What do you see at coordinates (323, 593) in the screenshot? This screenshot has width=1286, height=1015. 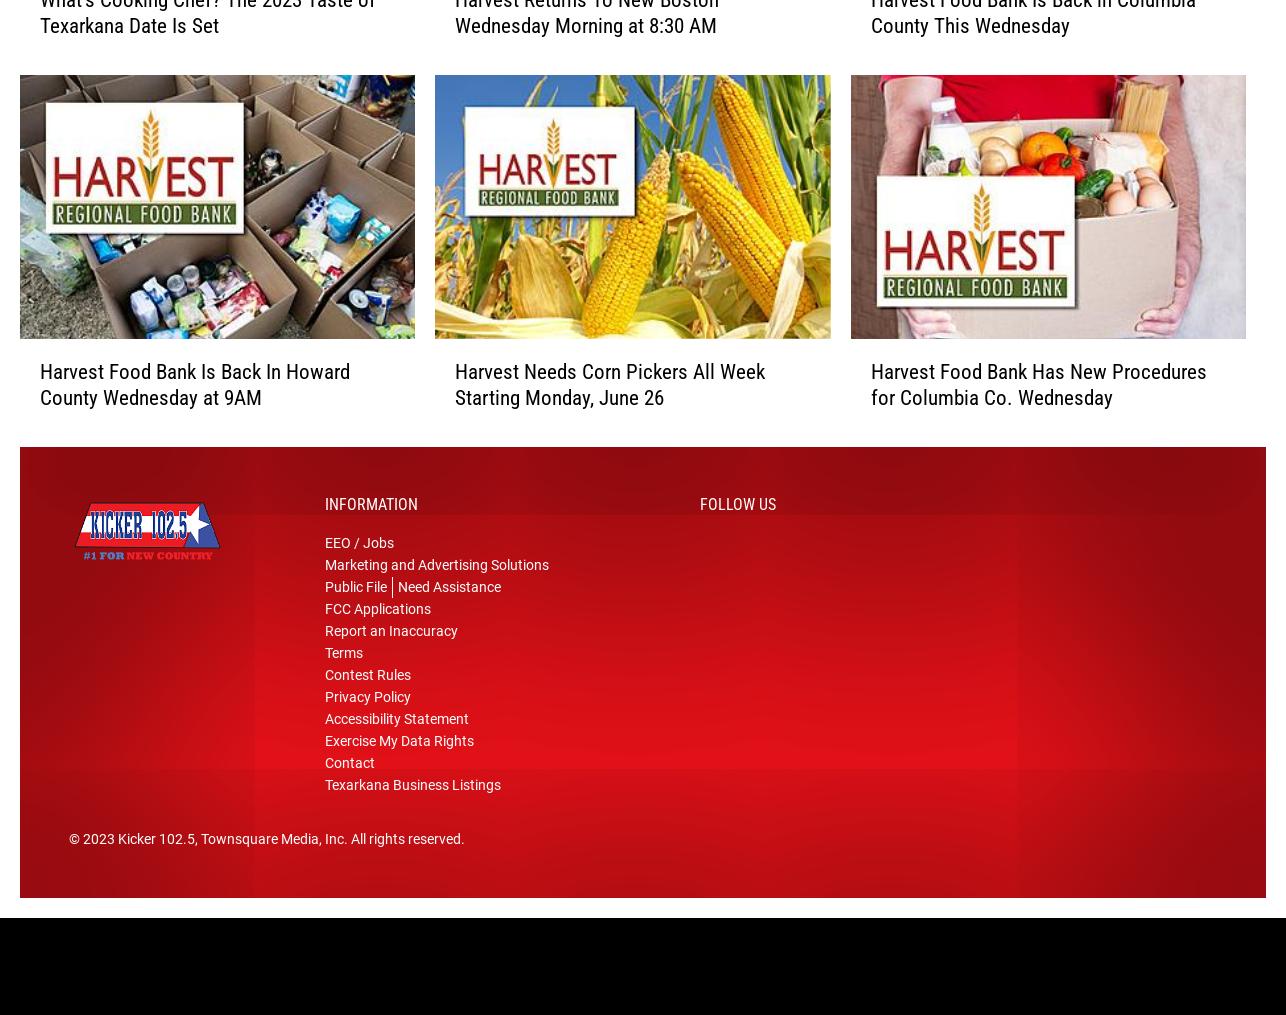 I see `'Public File'` at bounding box center [323, 593].